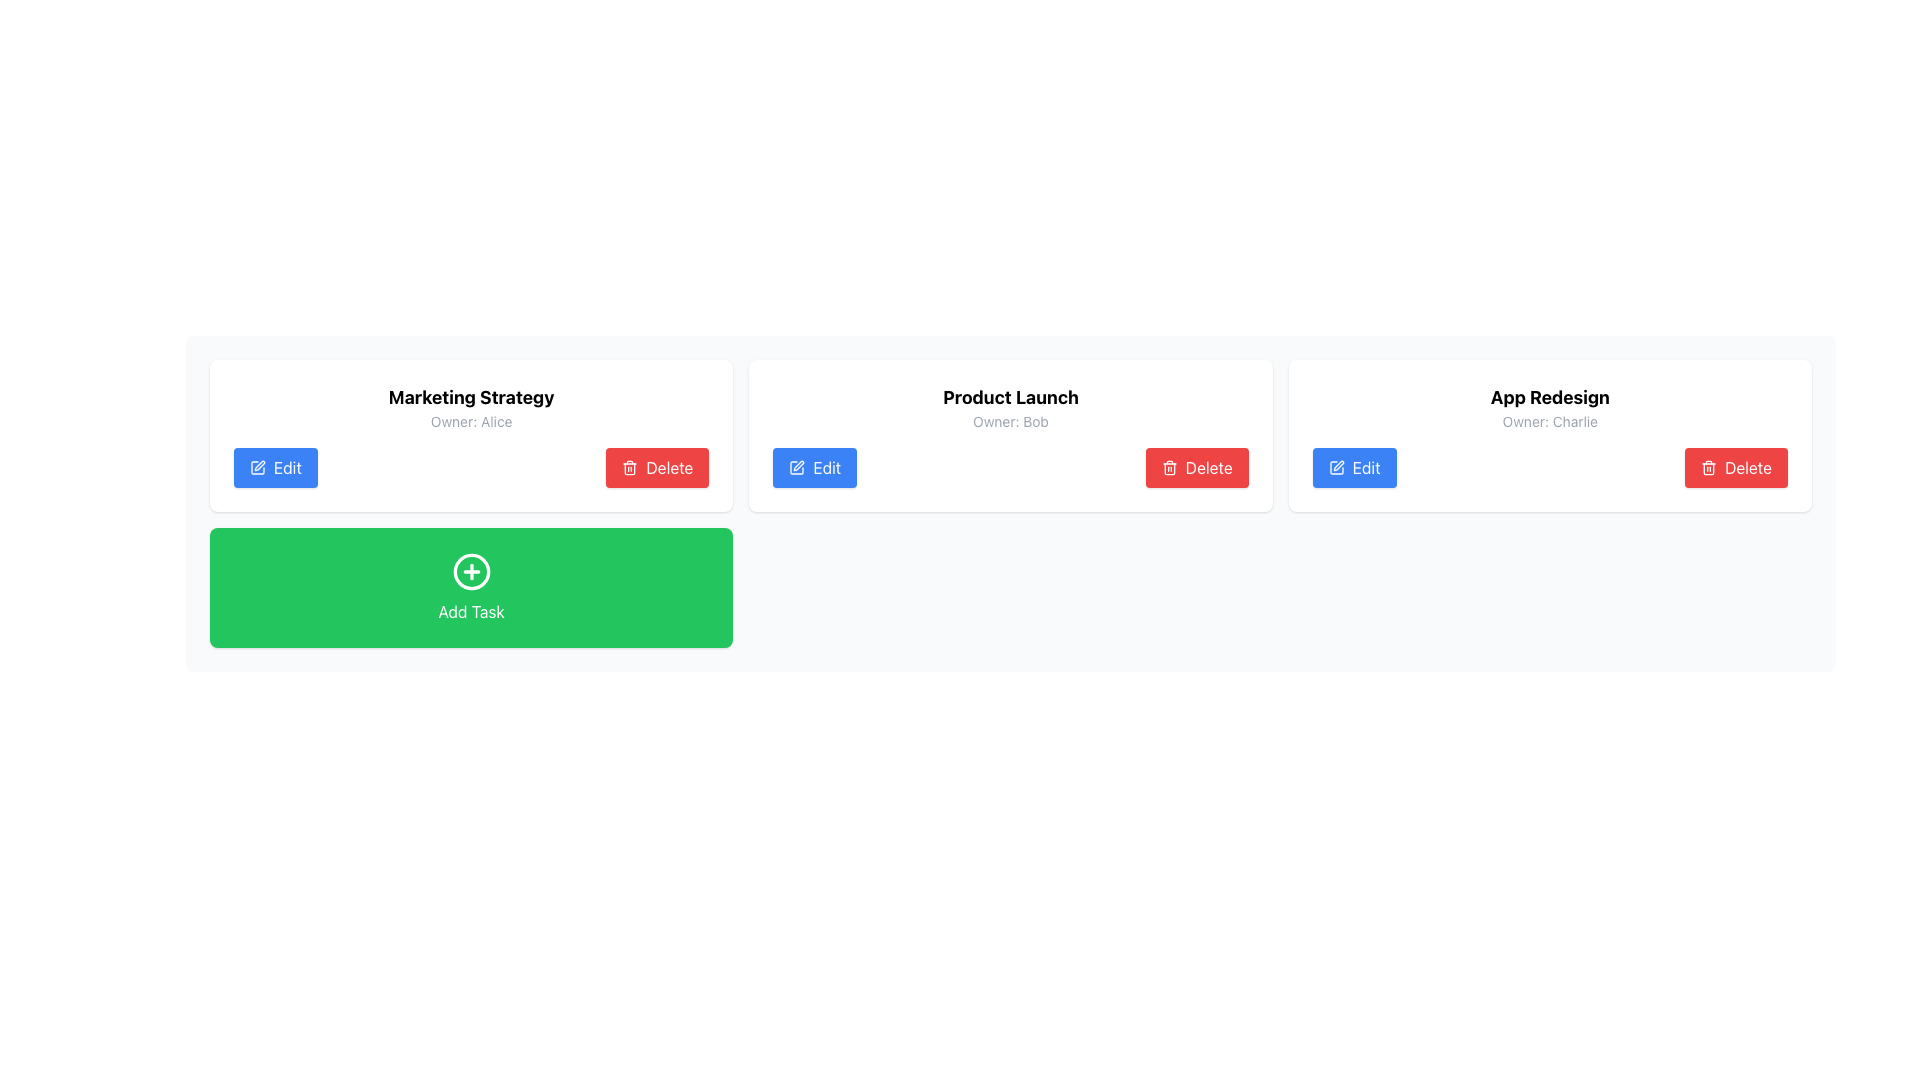  What do you see at coordinates (1338, 466) in the screenshot?
I see `the edit icon fragment within the 'Edit' button for the 'Product Launch' task, which visually represents the edit functionality` at bounding box center [1338, 466].